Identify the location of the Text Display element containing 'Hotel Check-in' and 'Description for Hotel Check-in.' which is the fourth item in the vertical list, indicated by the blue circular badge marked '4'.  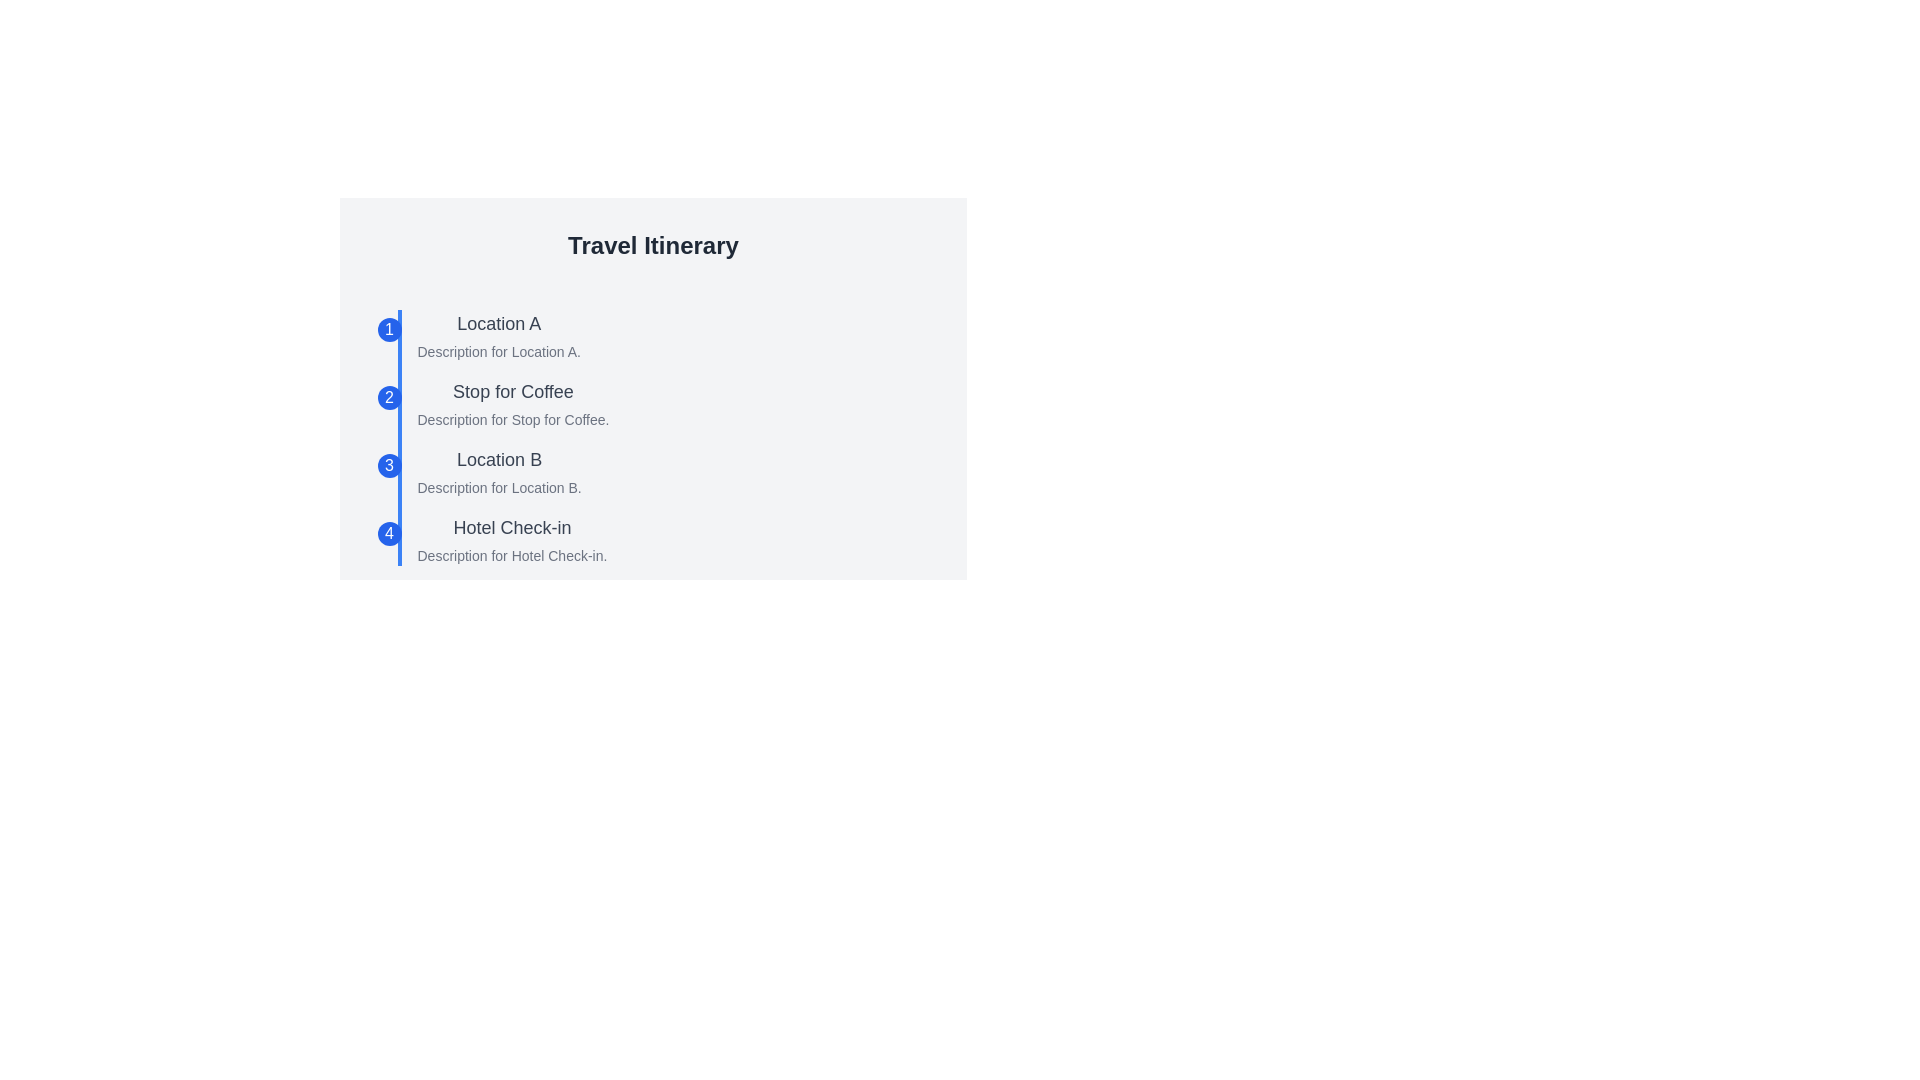
(512, 540).